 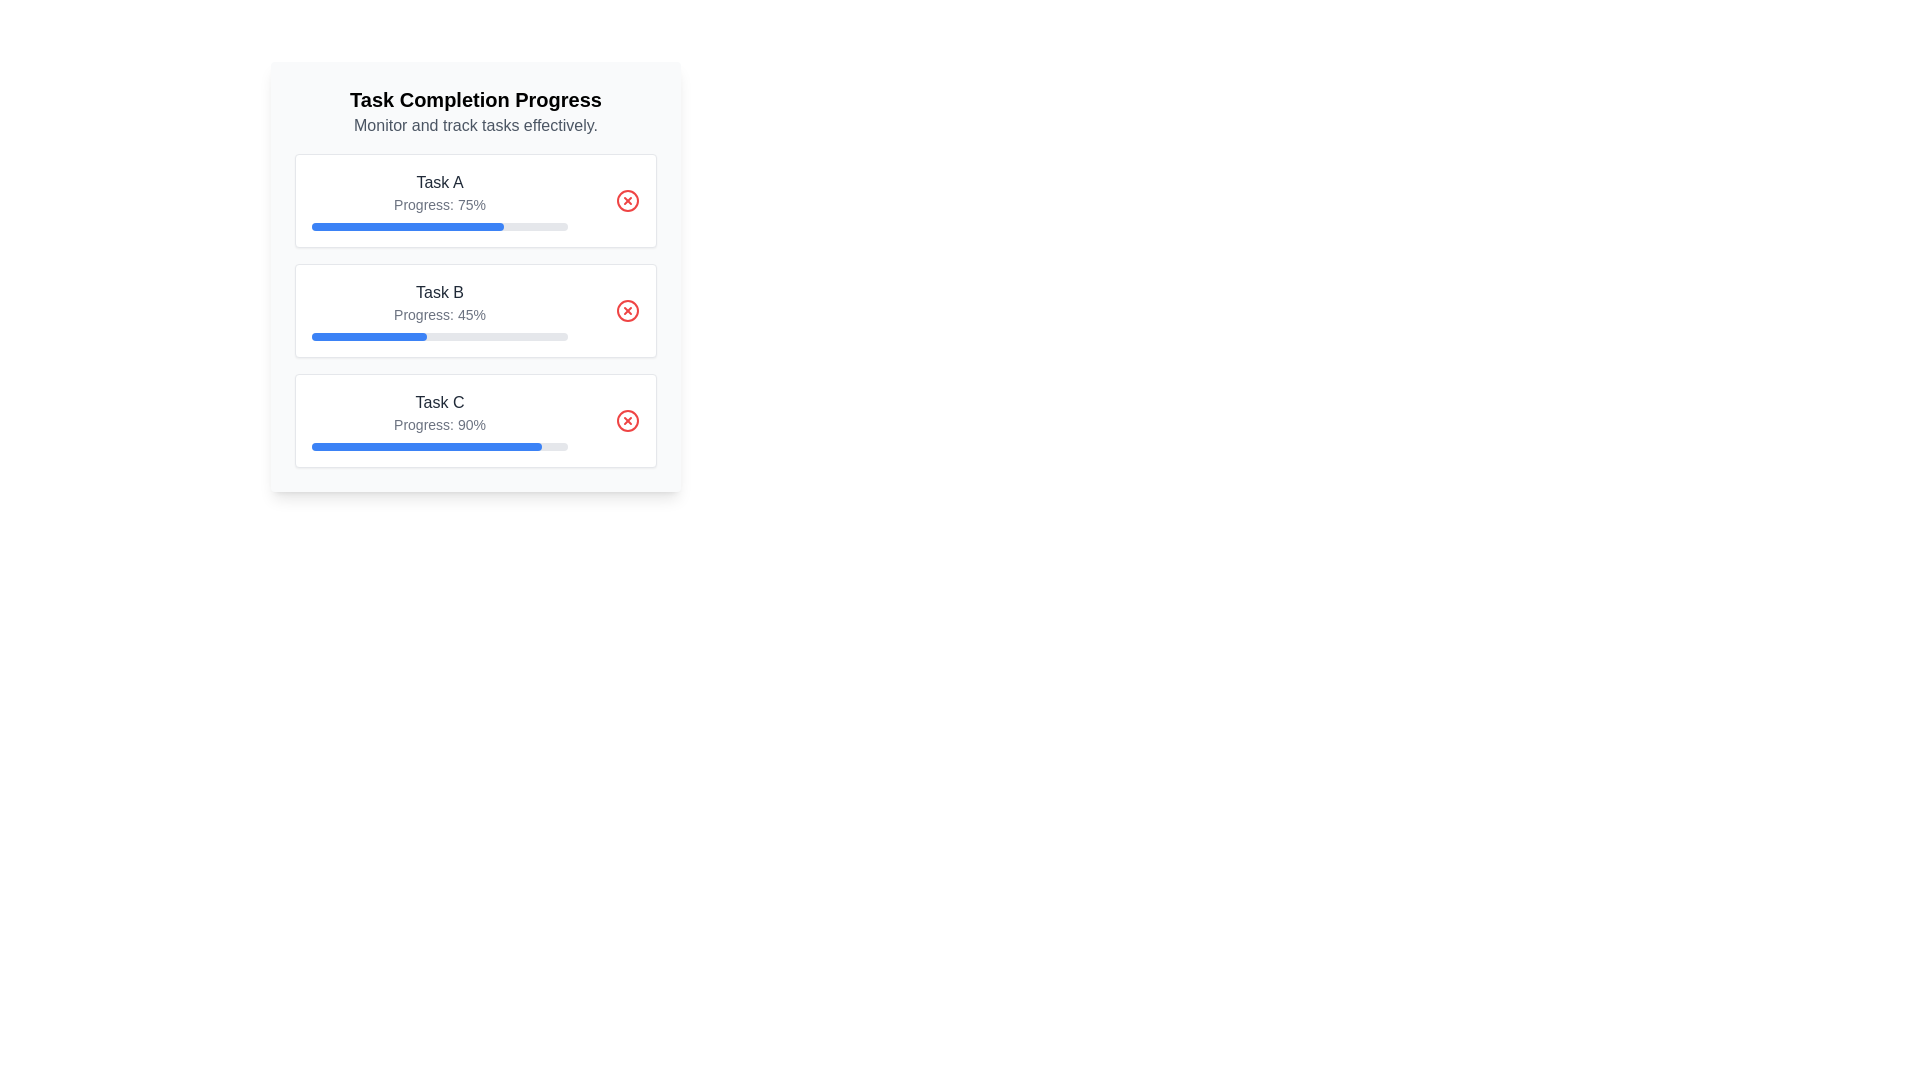 What do you see at coordinates (439, 446) in the screenshot?
I see `the progress bar indicating 'Task C', which is primarily grey with a blue segment covering 90% of its width, located beneath the text 'Progress: 90%'` at bounding box center [439, 446].